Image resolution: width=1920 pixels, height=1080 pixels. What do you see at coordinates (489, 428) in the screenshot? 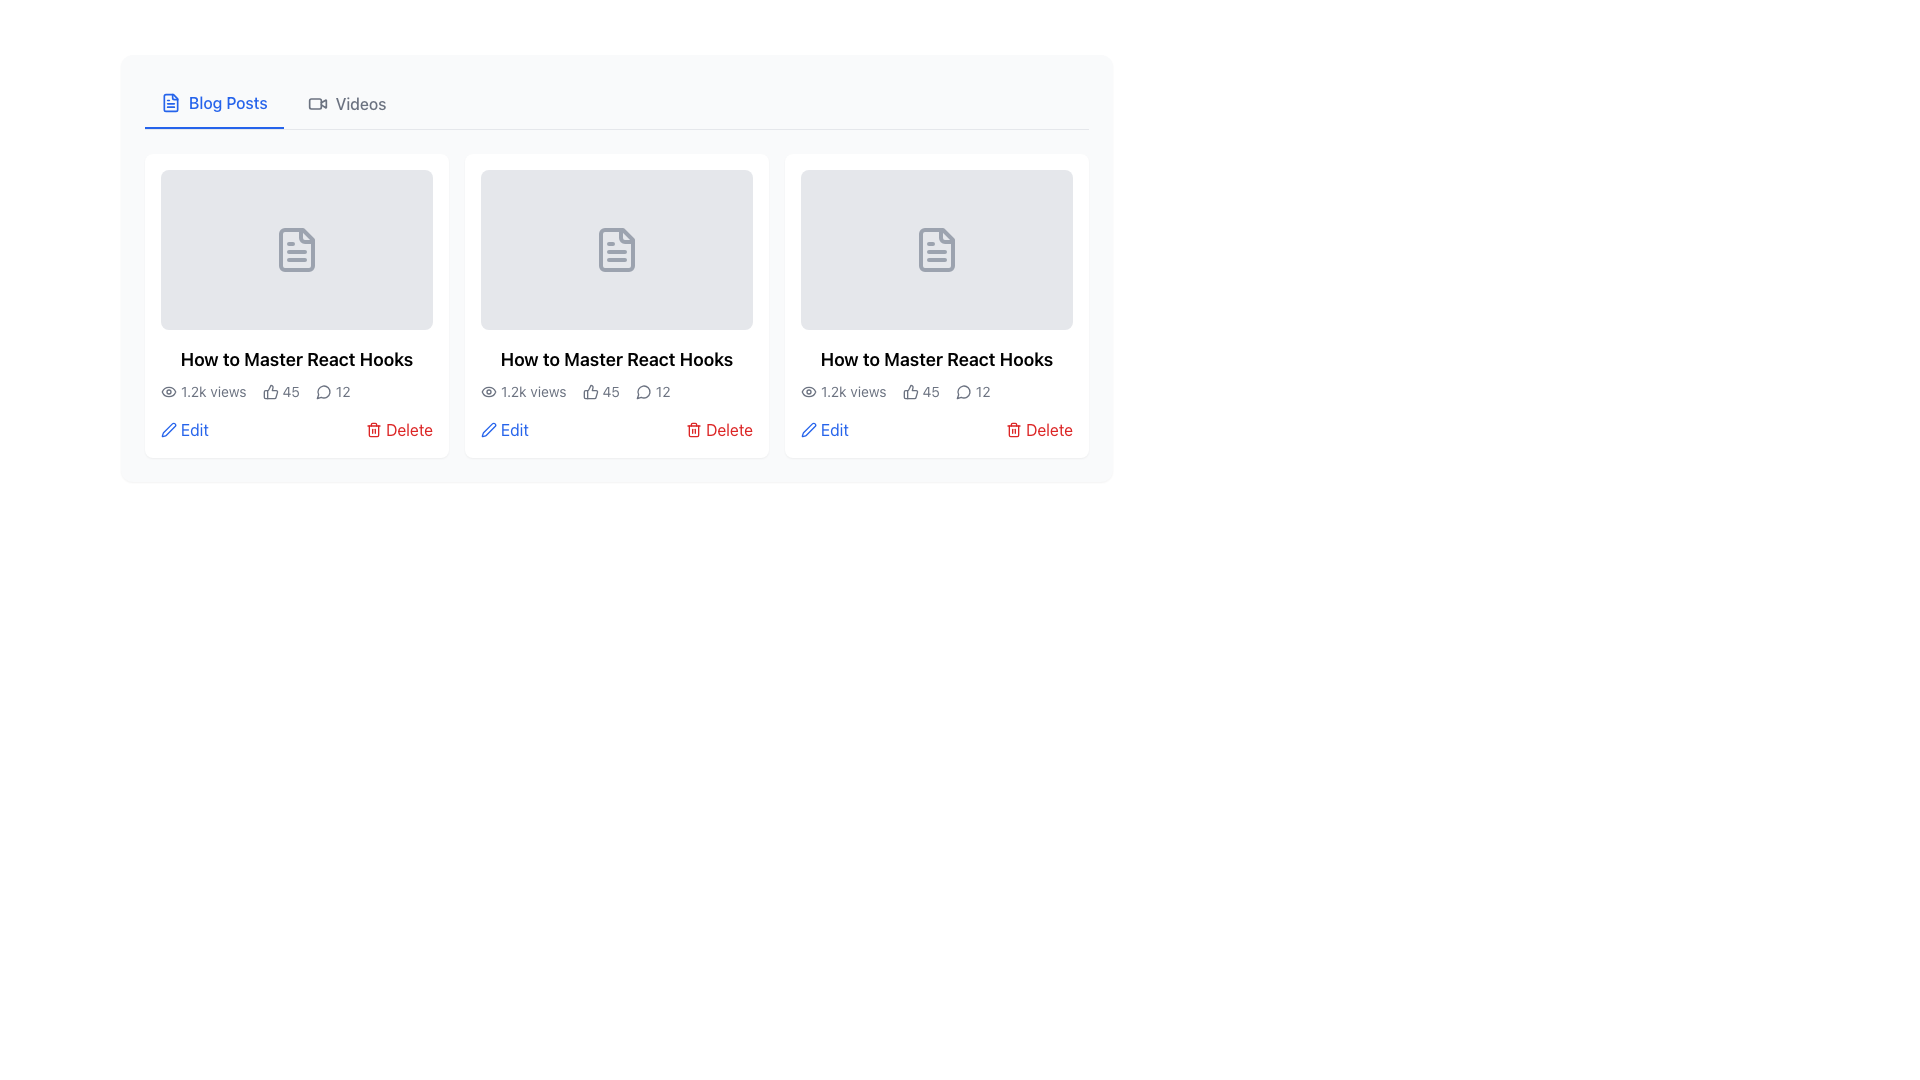
I see `the edit tool icon, which is a pen icon located within the action links under the second blog post card` at bounding box center [489, 428].